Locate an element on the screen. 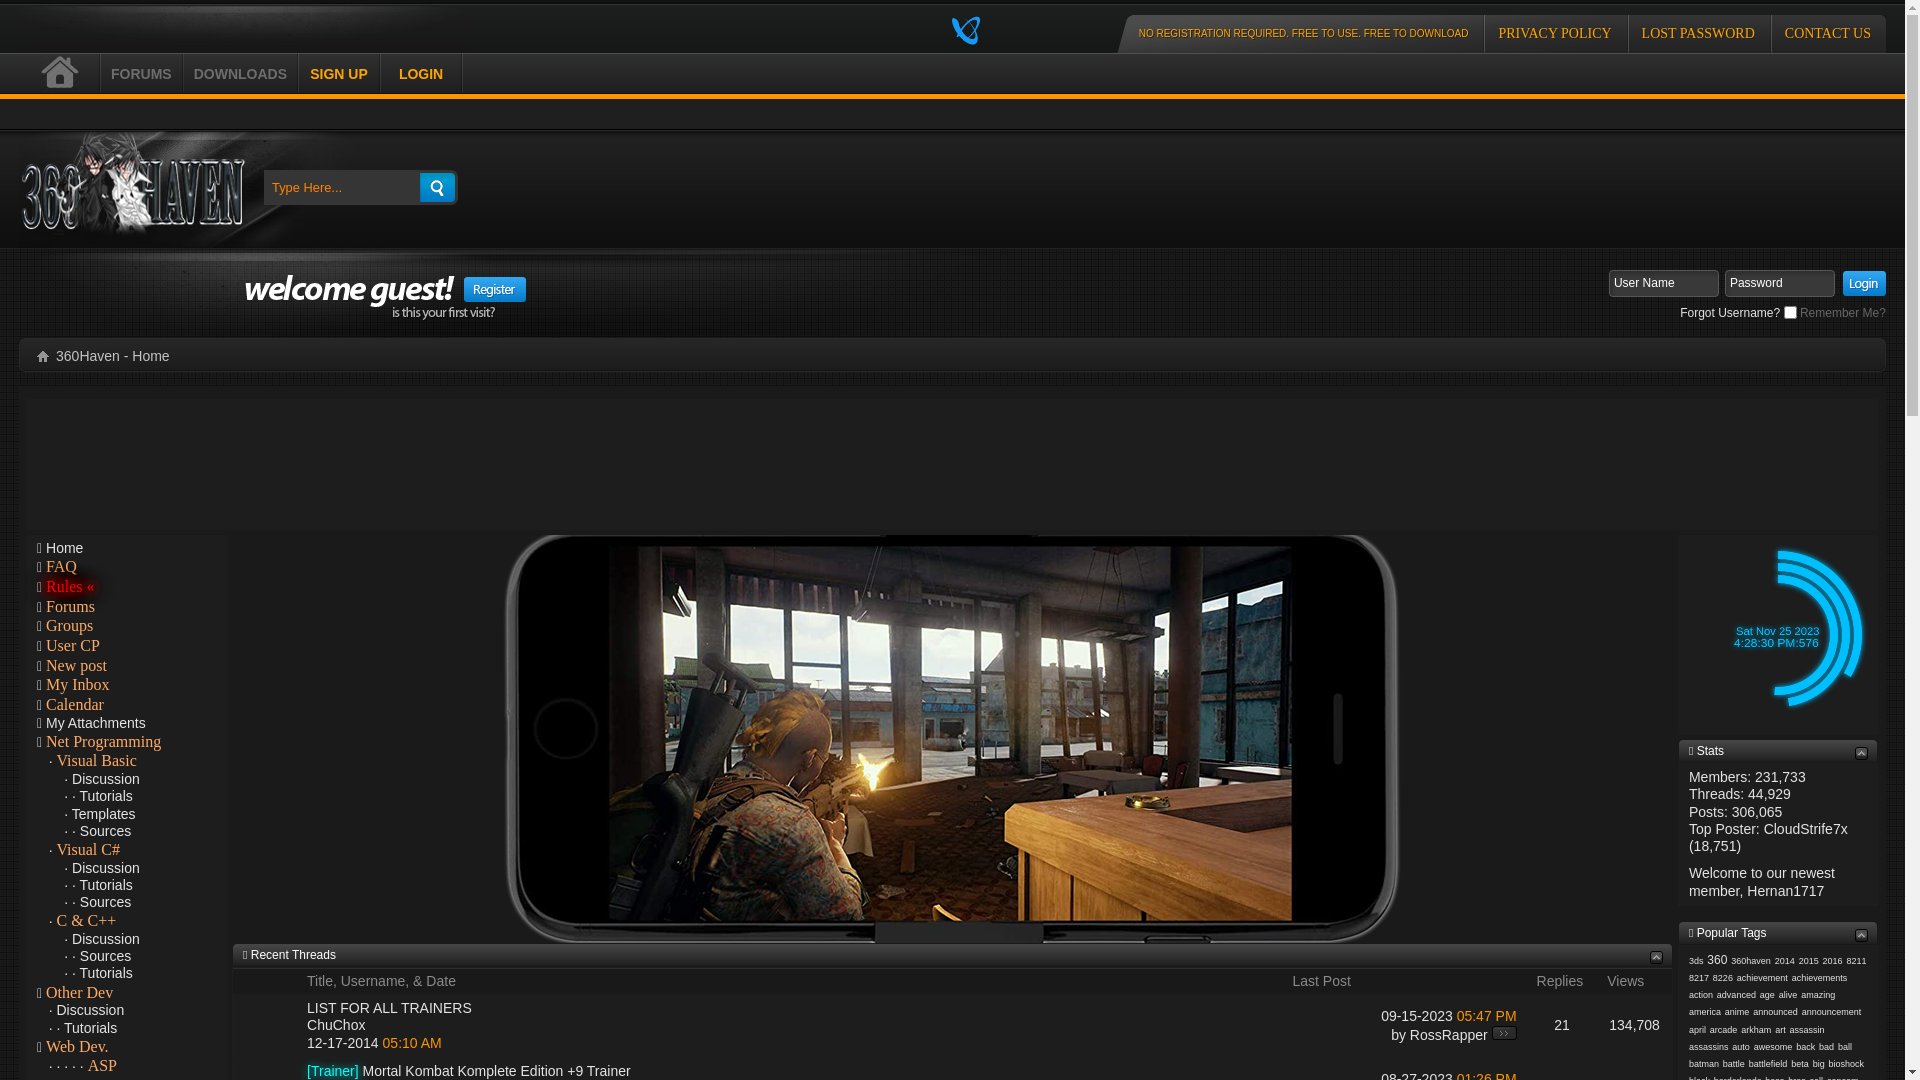 The image size is (1920, 1080). 'Templates' is located at coordinates (72, 813).